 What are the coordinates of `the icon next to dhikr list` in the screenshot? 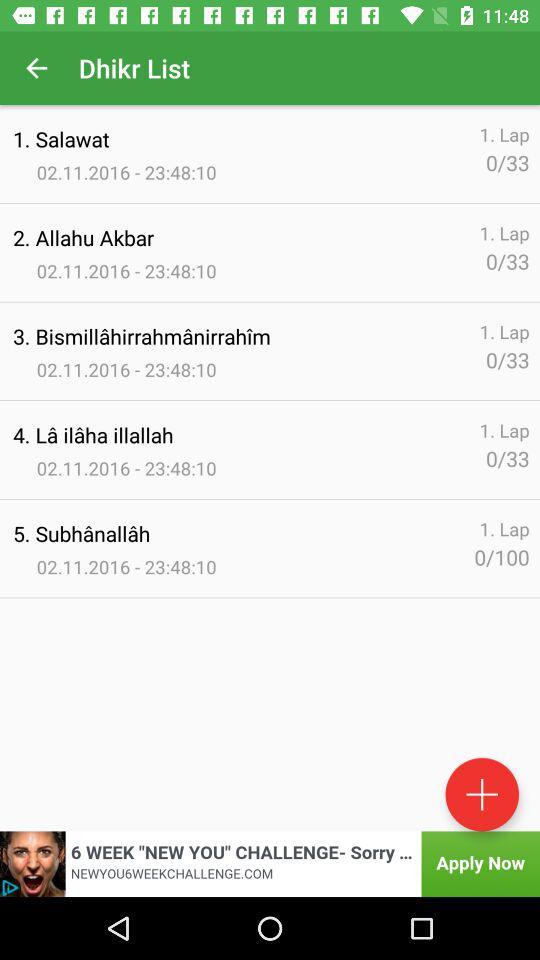 It's located at (36, 68).